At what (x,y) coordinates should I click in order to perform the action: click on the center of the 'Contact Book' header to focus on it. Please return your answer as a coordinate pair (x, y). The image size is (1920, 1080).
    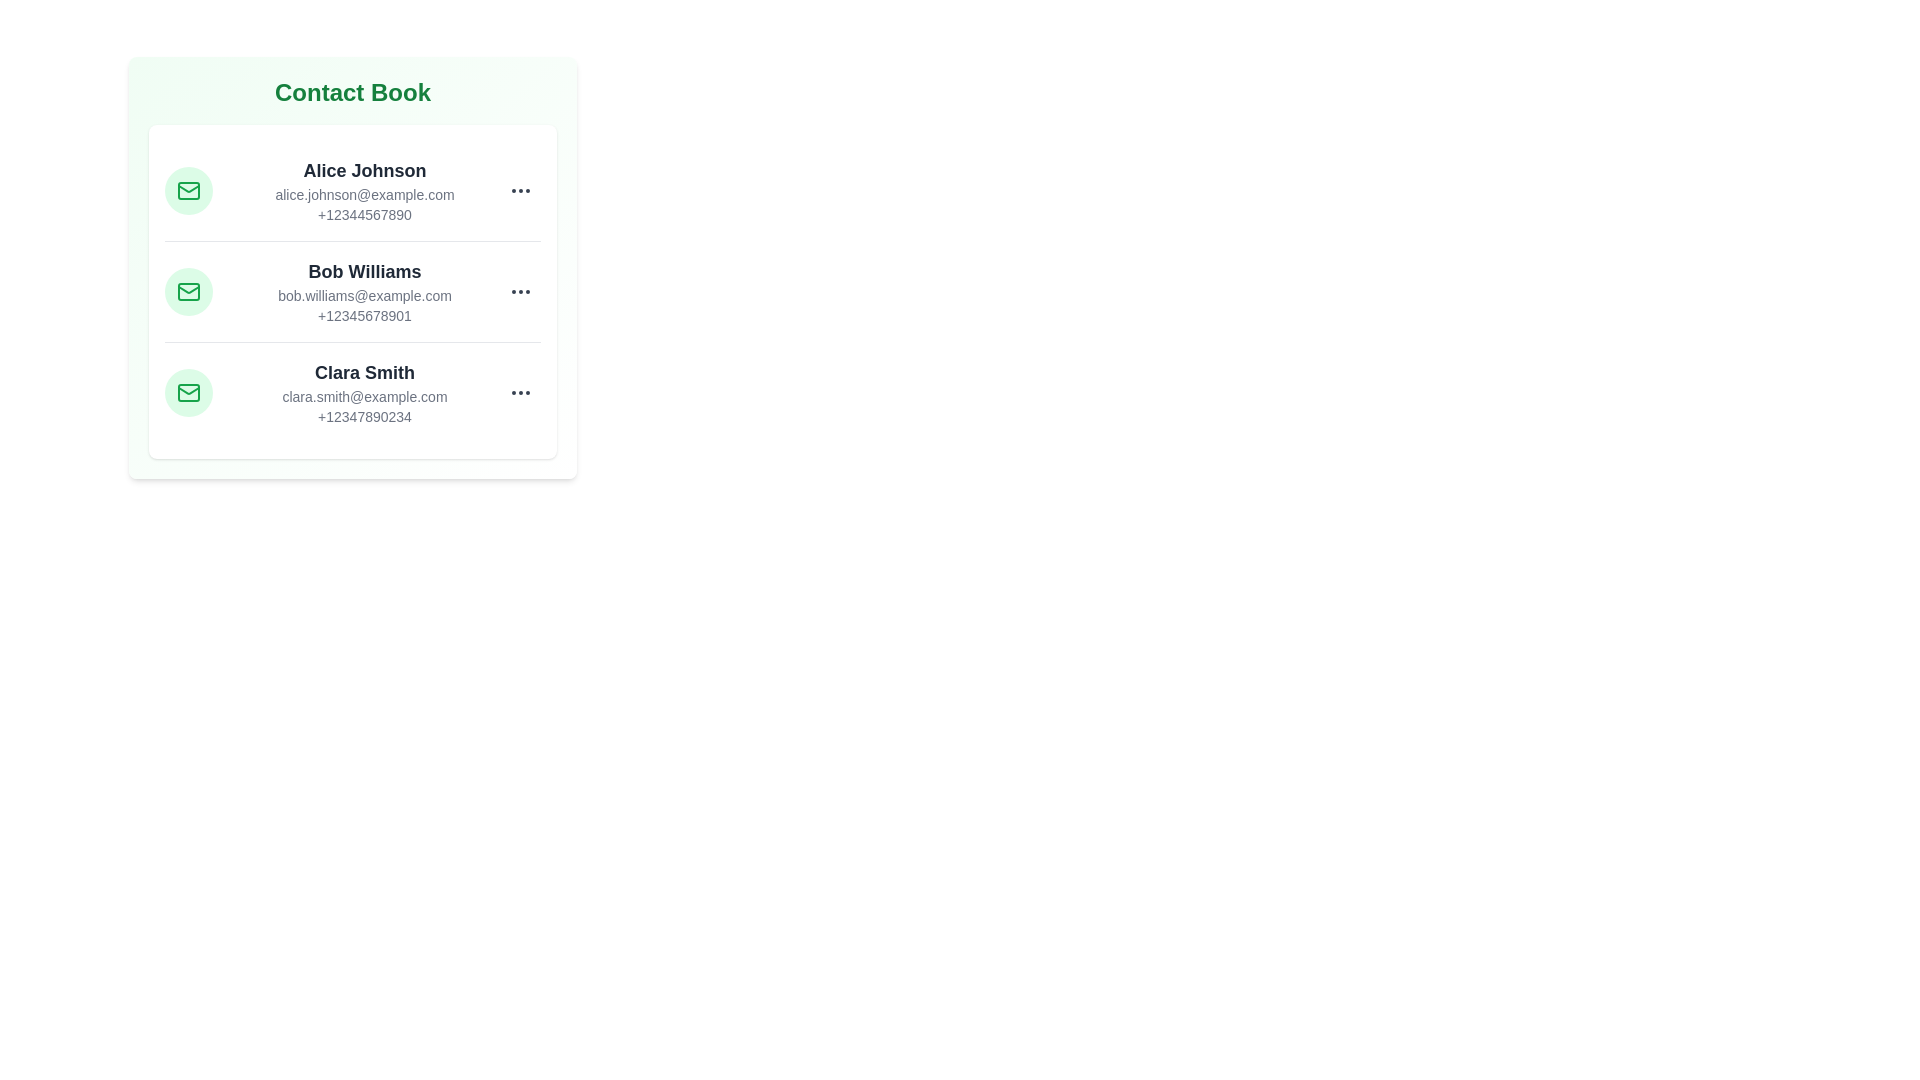
    Looking at the image, I should click on (353, 92).